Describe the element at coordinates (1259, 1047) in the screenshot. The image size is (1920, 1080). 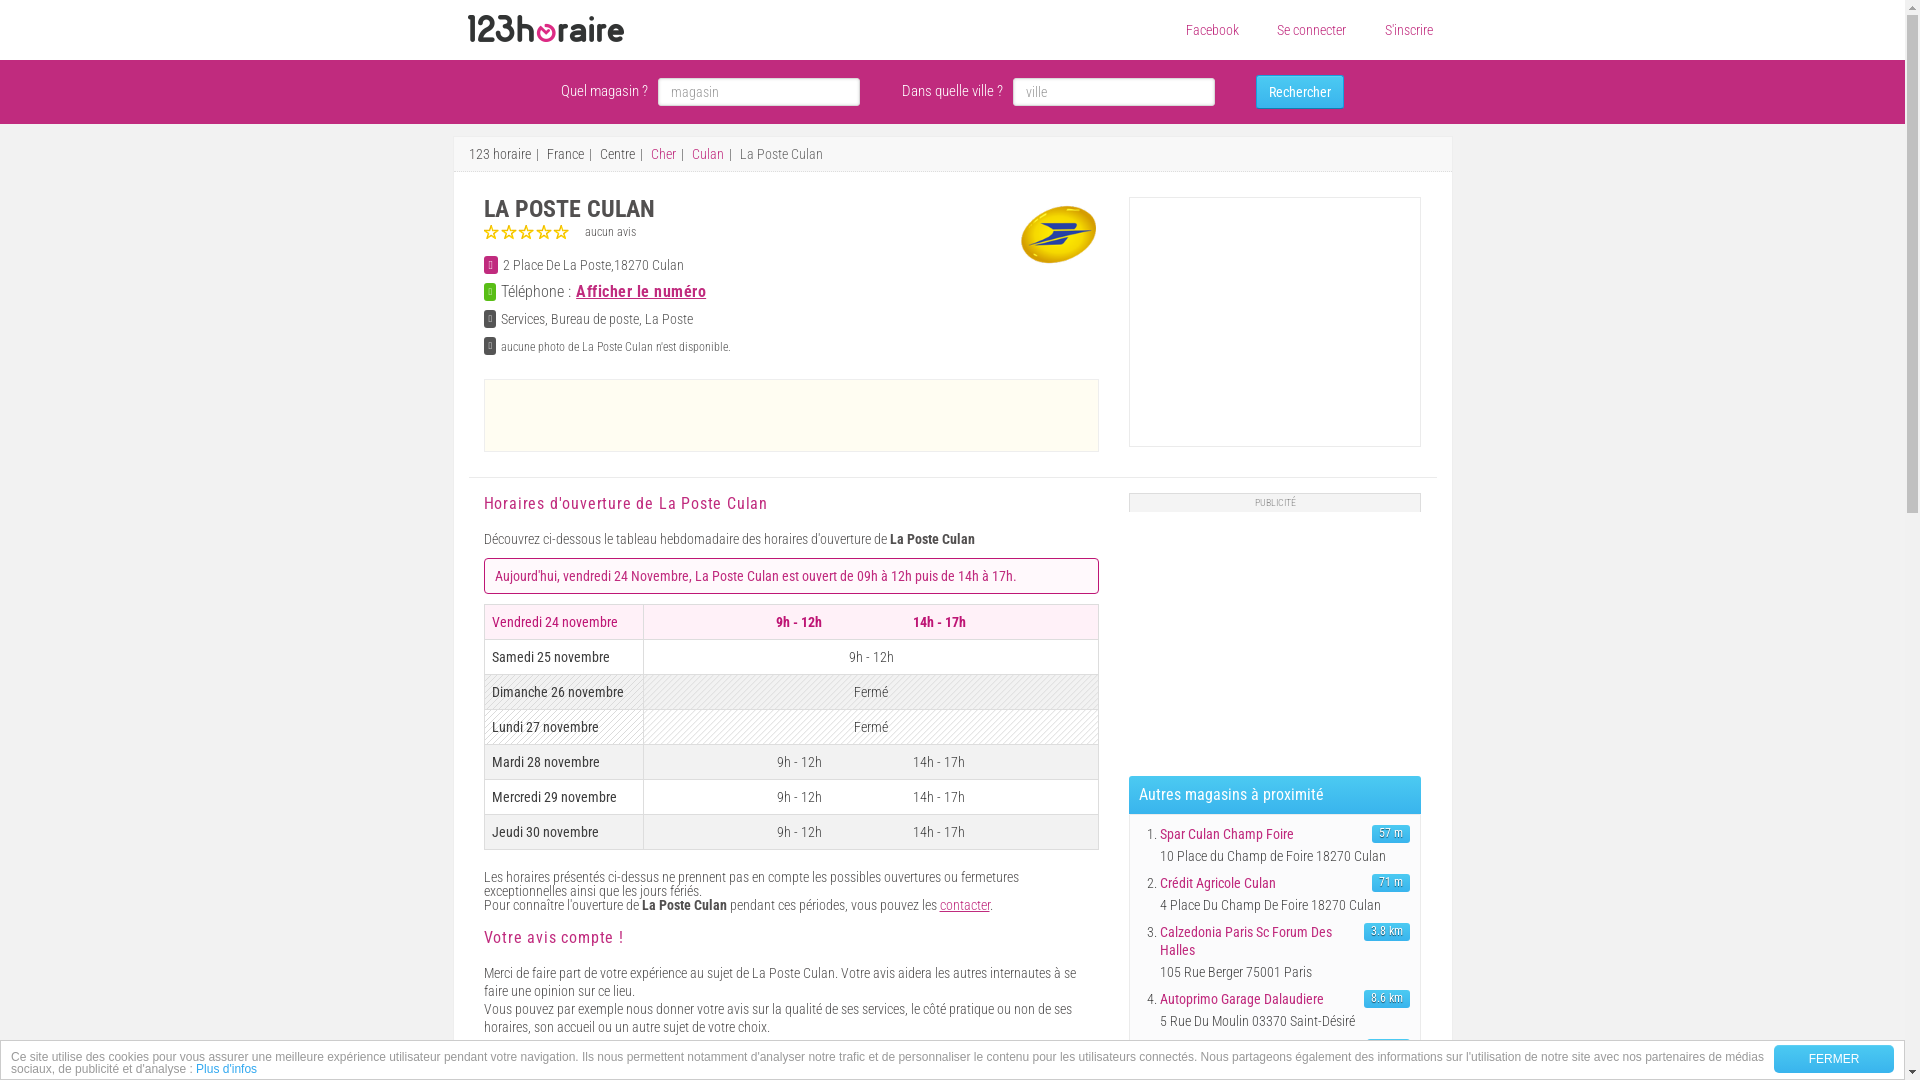
I see `'U Express Le Chatelet En Berry'` at that location.